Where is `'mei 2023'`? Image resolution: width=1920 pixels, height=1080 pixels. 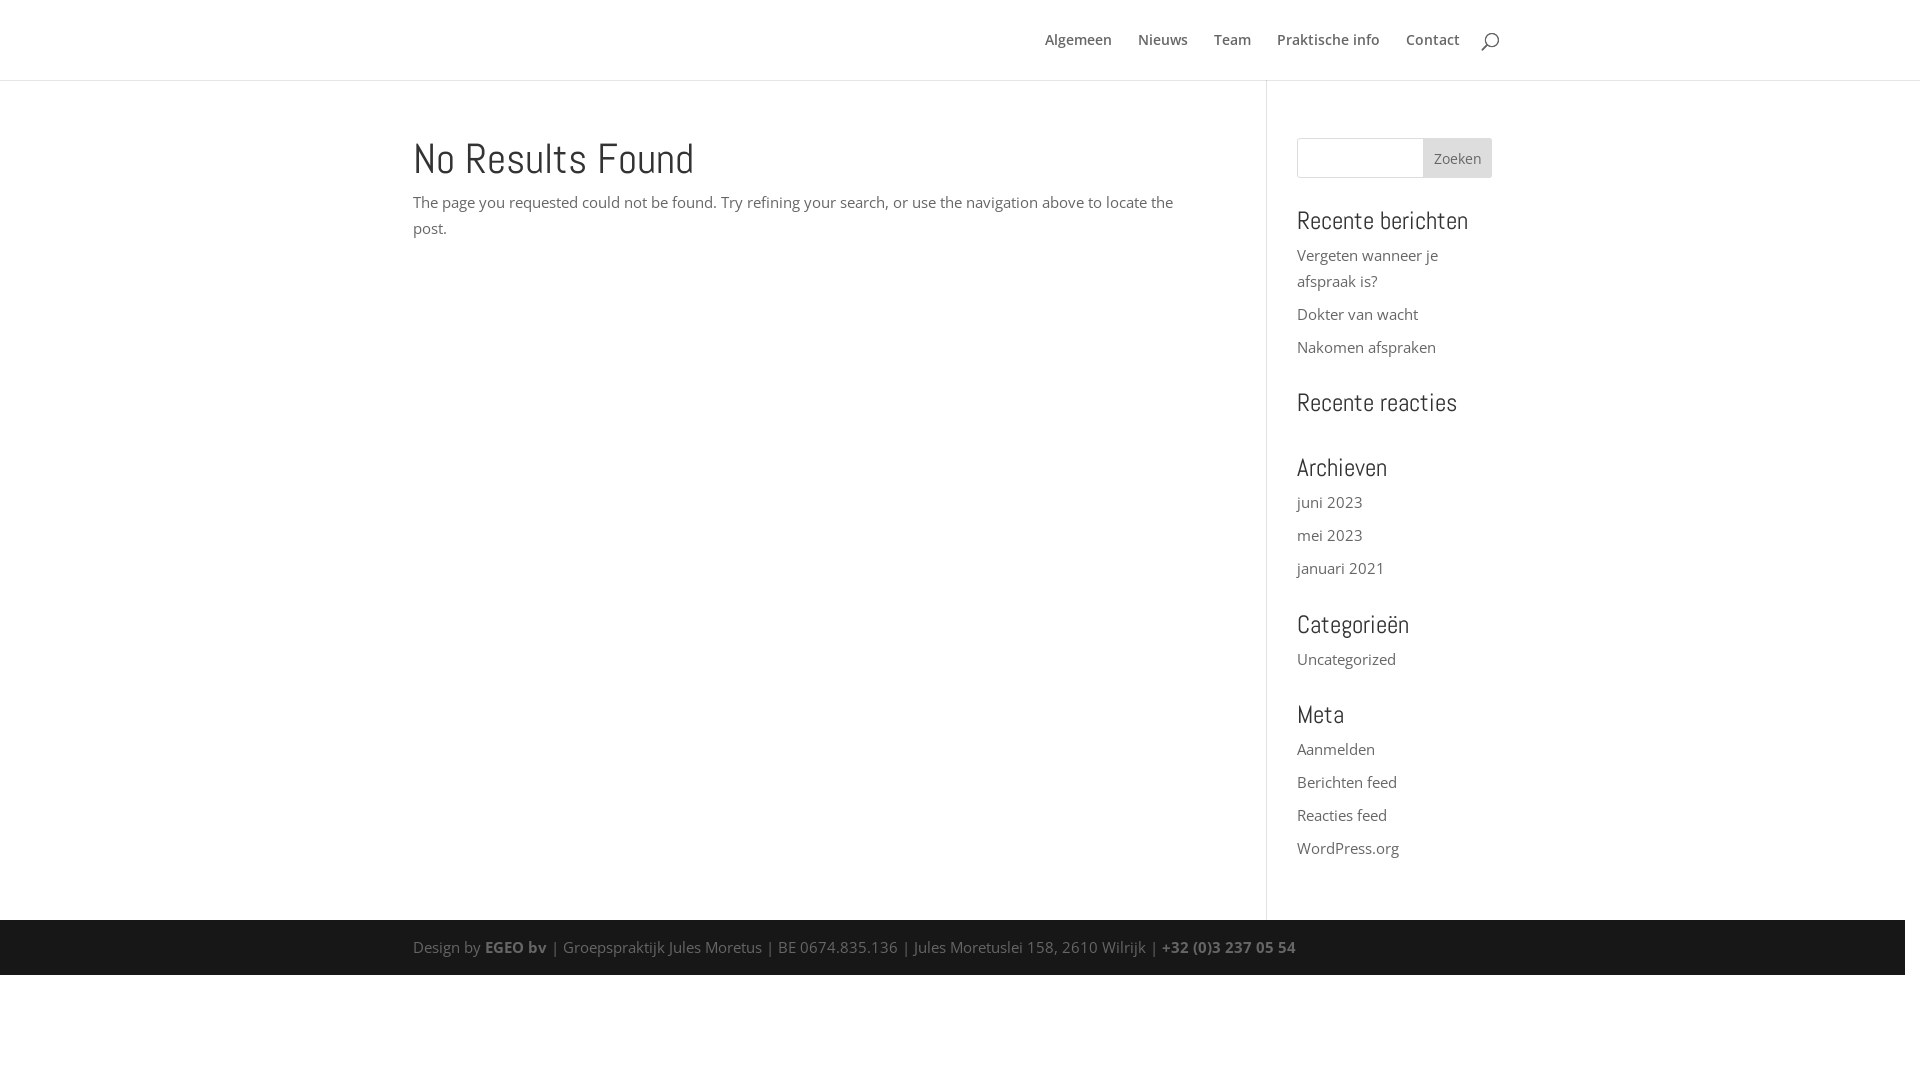
'mei 2023' is located at coordinates (1329, 534).